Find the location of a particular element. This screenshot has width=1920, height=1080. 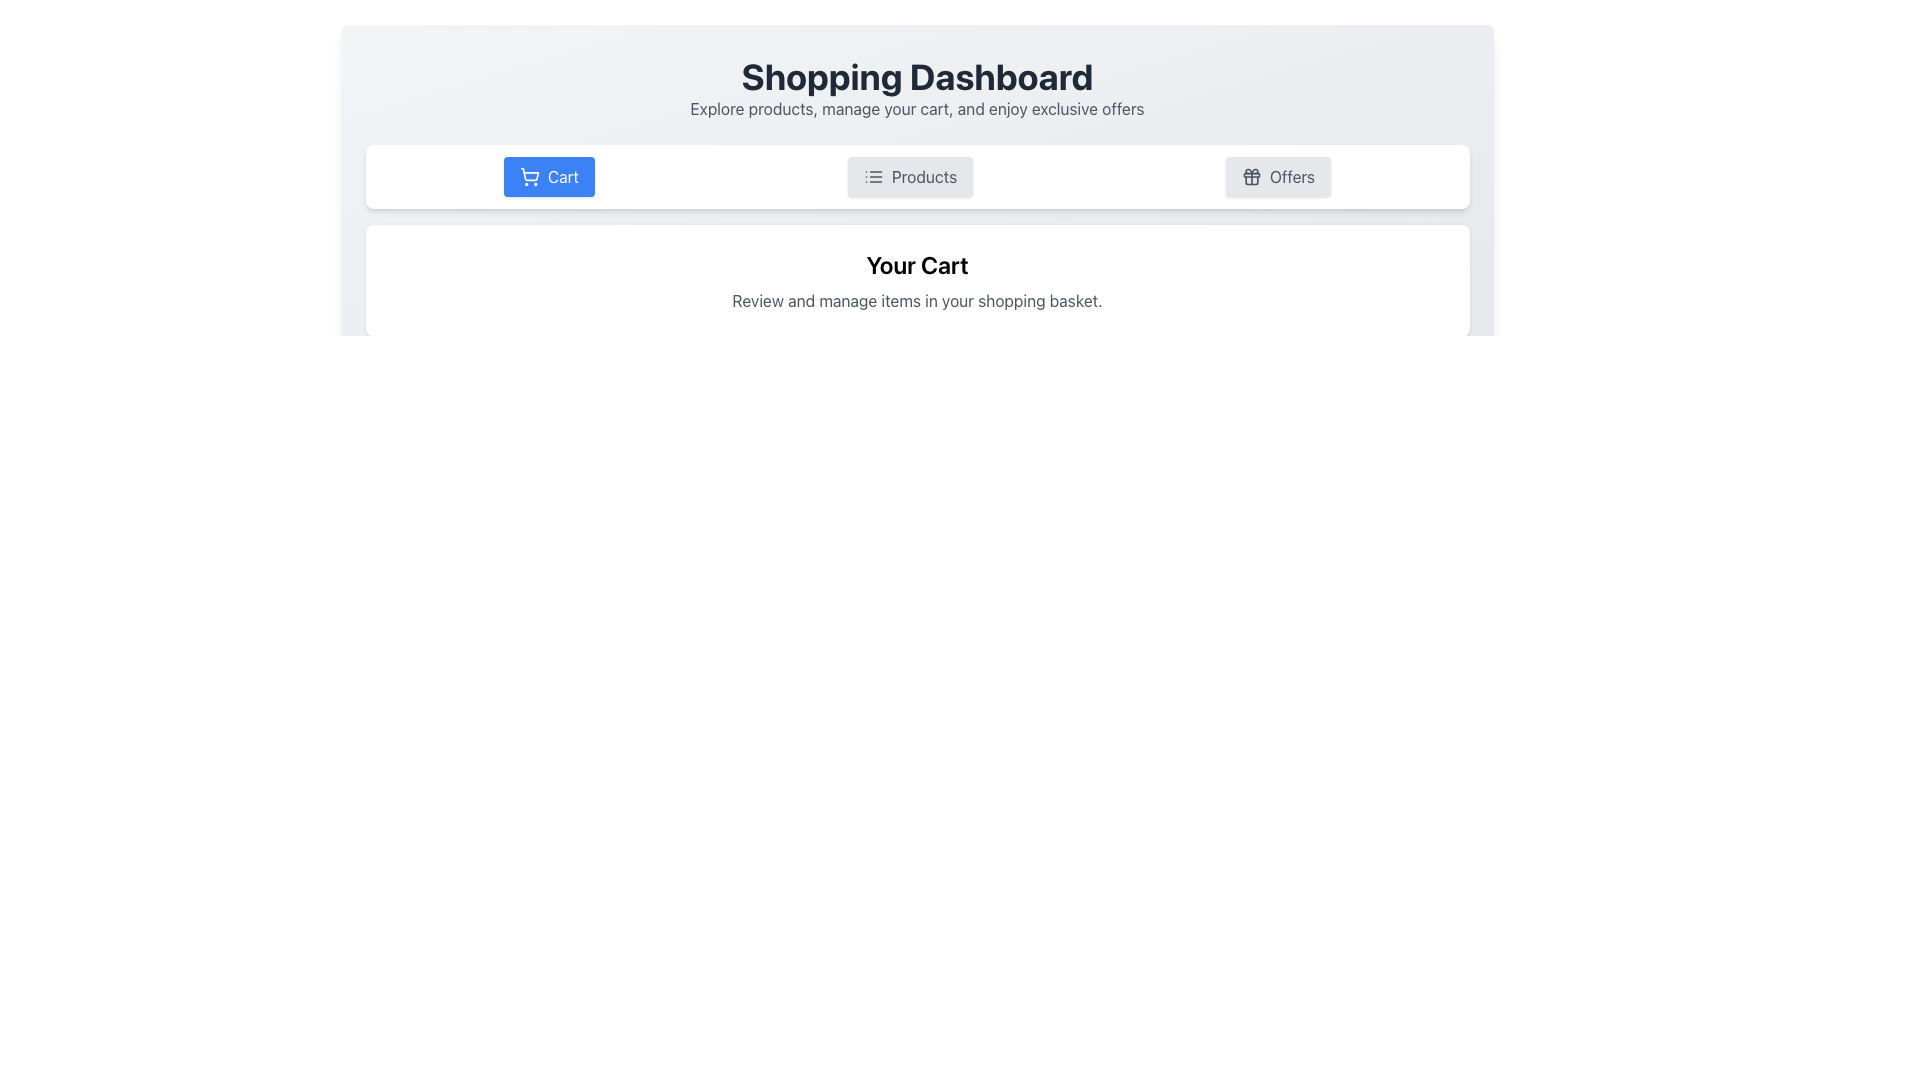

the text label of the button for offers or promotions located to the far-right is located at coordinates (1292, 176).